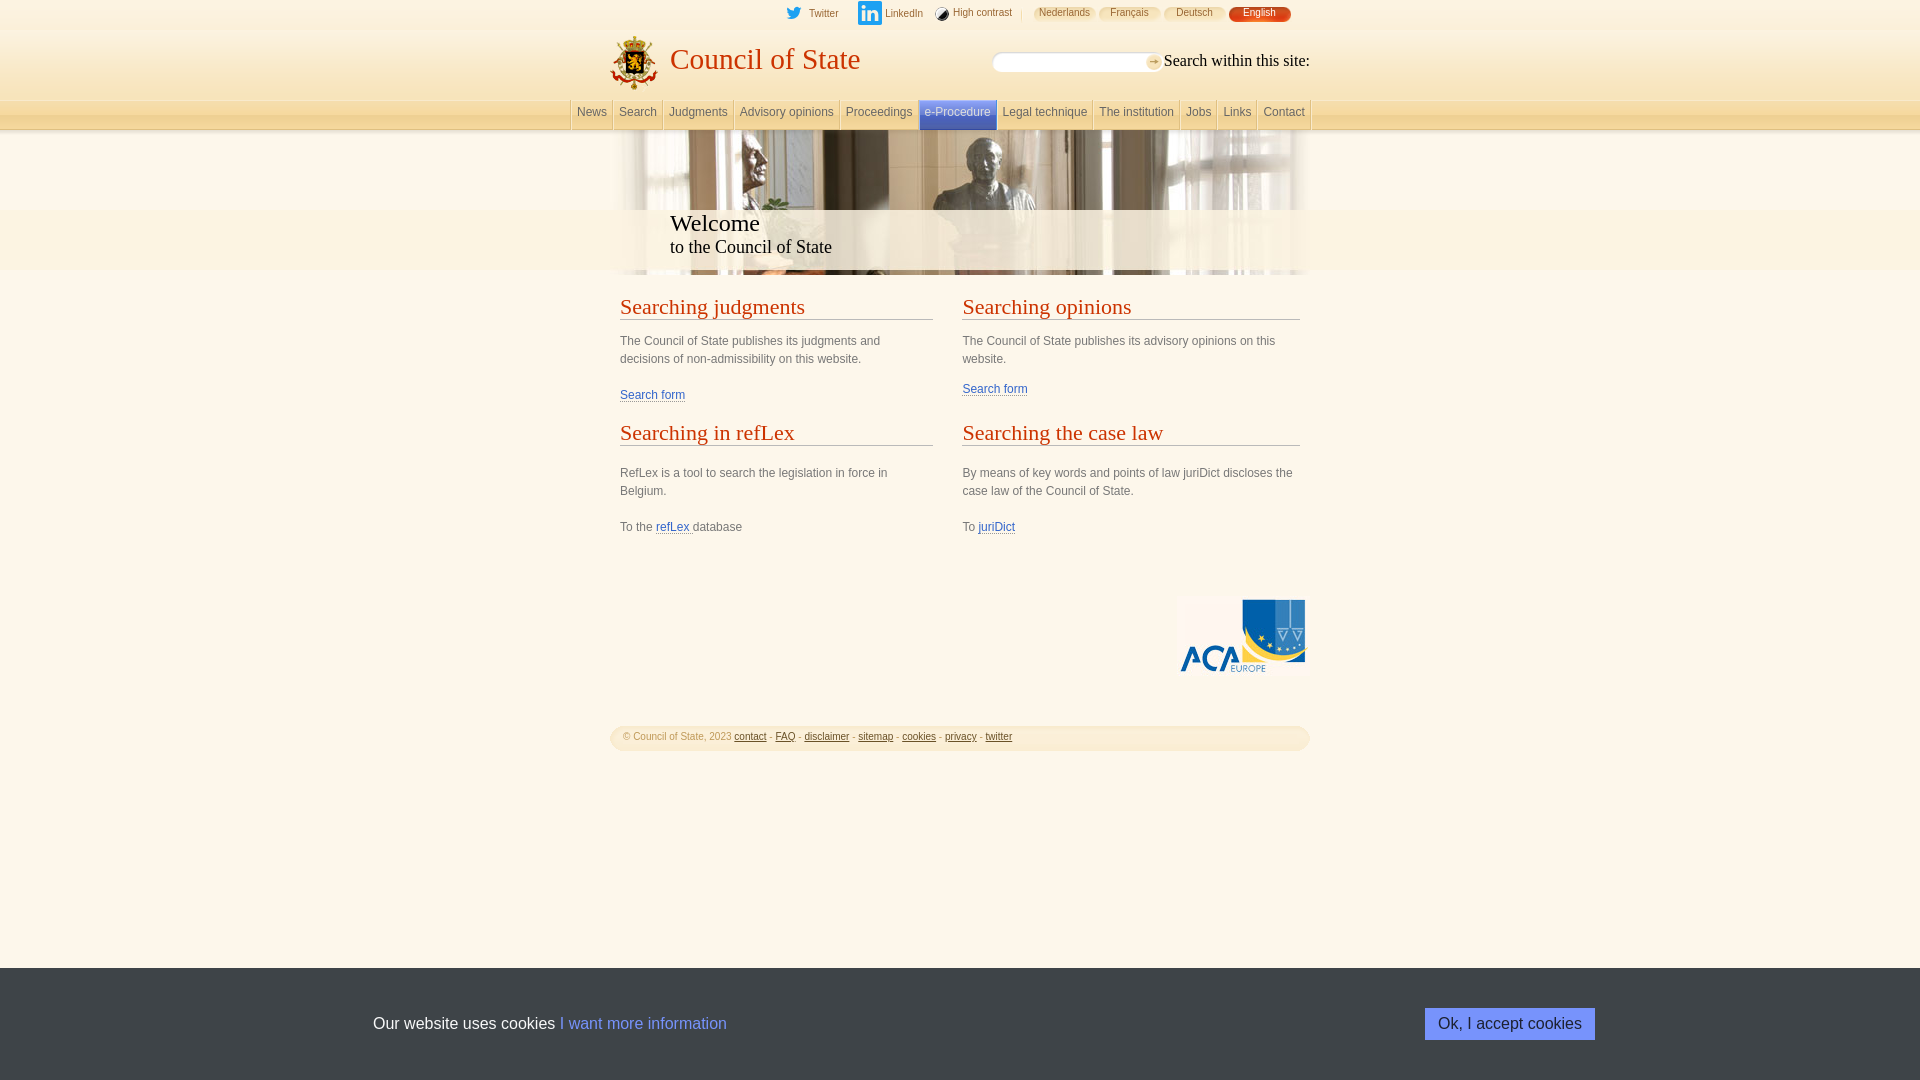  I want to click on 'privacy', so click(944, 736).